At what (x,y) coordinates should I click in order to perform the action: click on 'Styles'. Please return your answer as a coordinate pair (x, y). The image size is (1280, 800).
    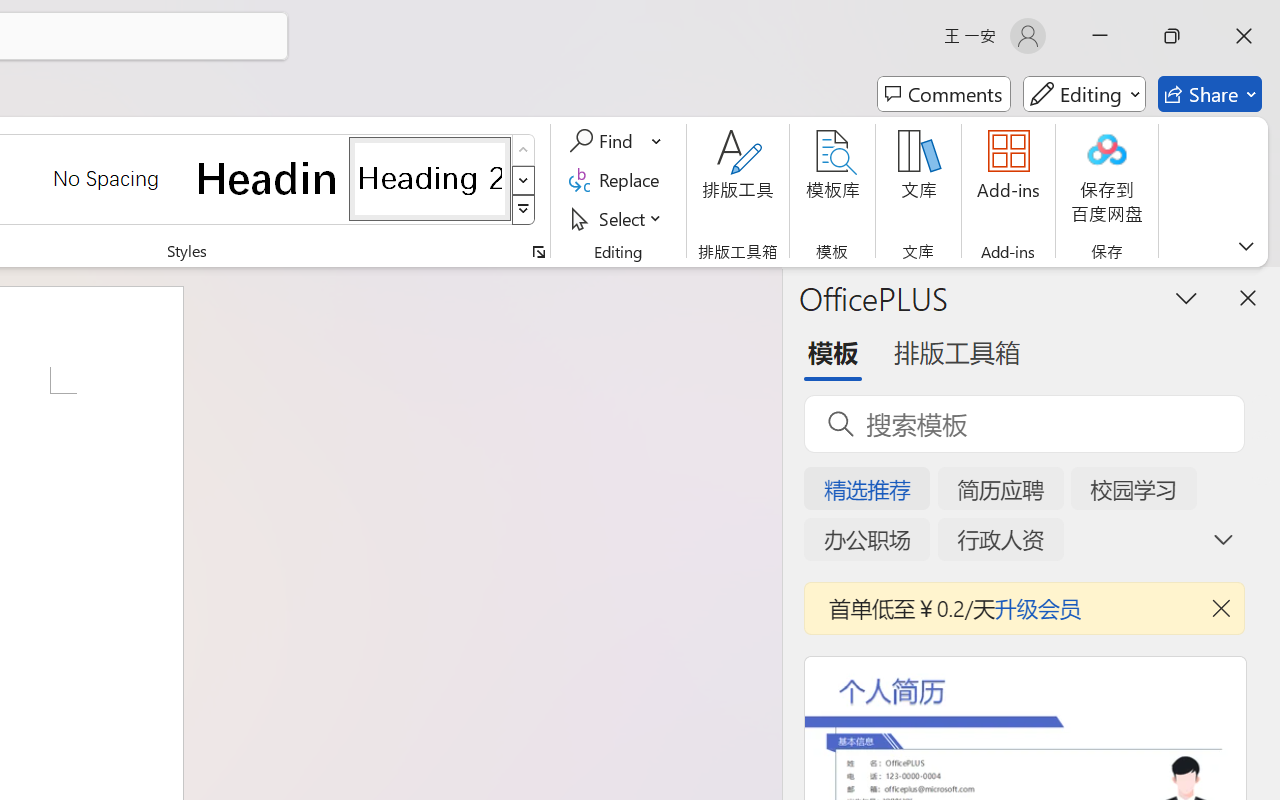
    Looking at the image, I should click on (523, 210).